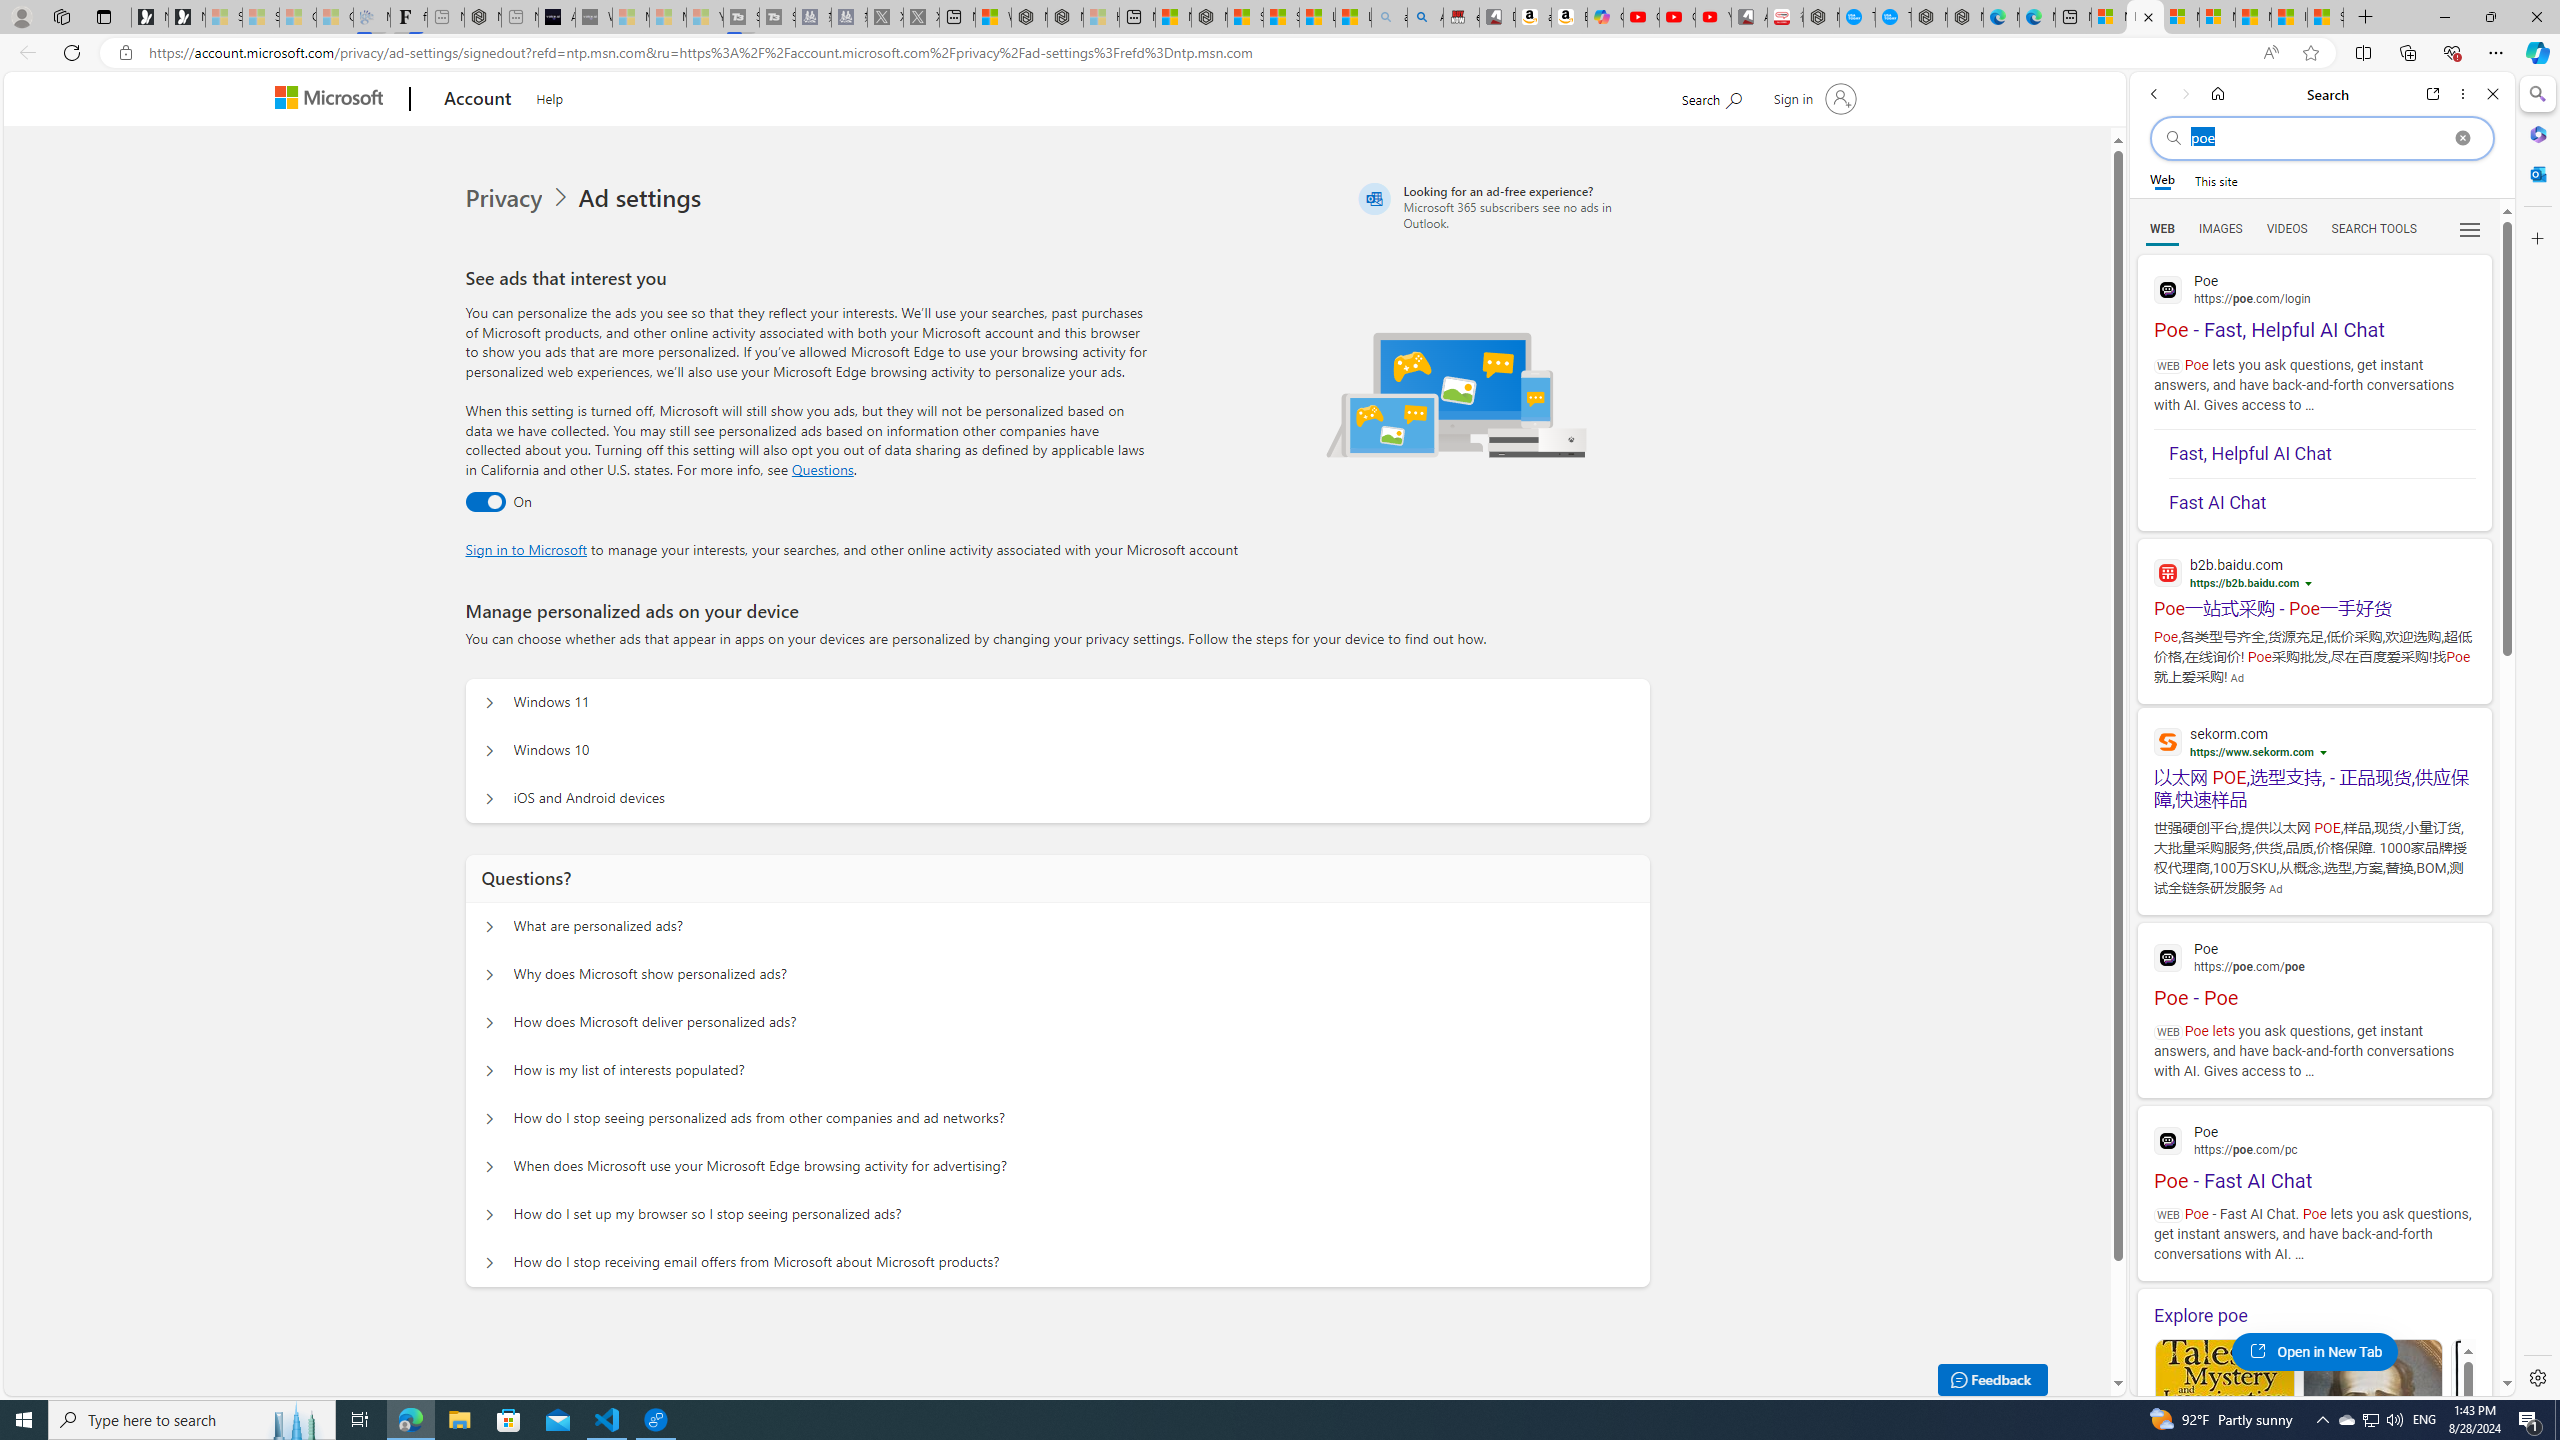 This screenshot has height=1440, width=2560. Describe the element at coordinates (2535, 93) in the screenshot. I see `'Search'` at that location.